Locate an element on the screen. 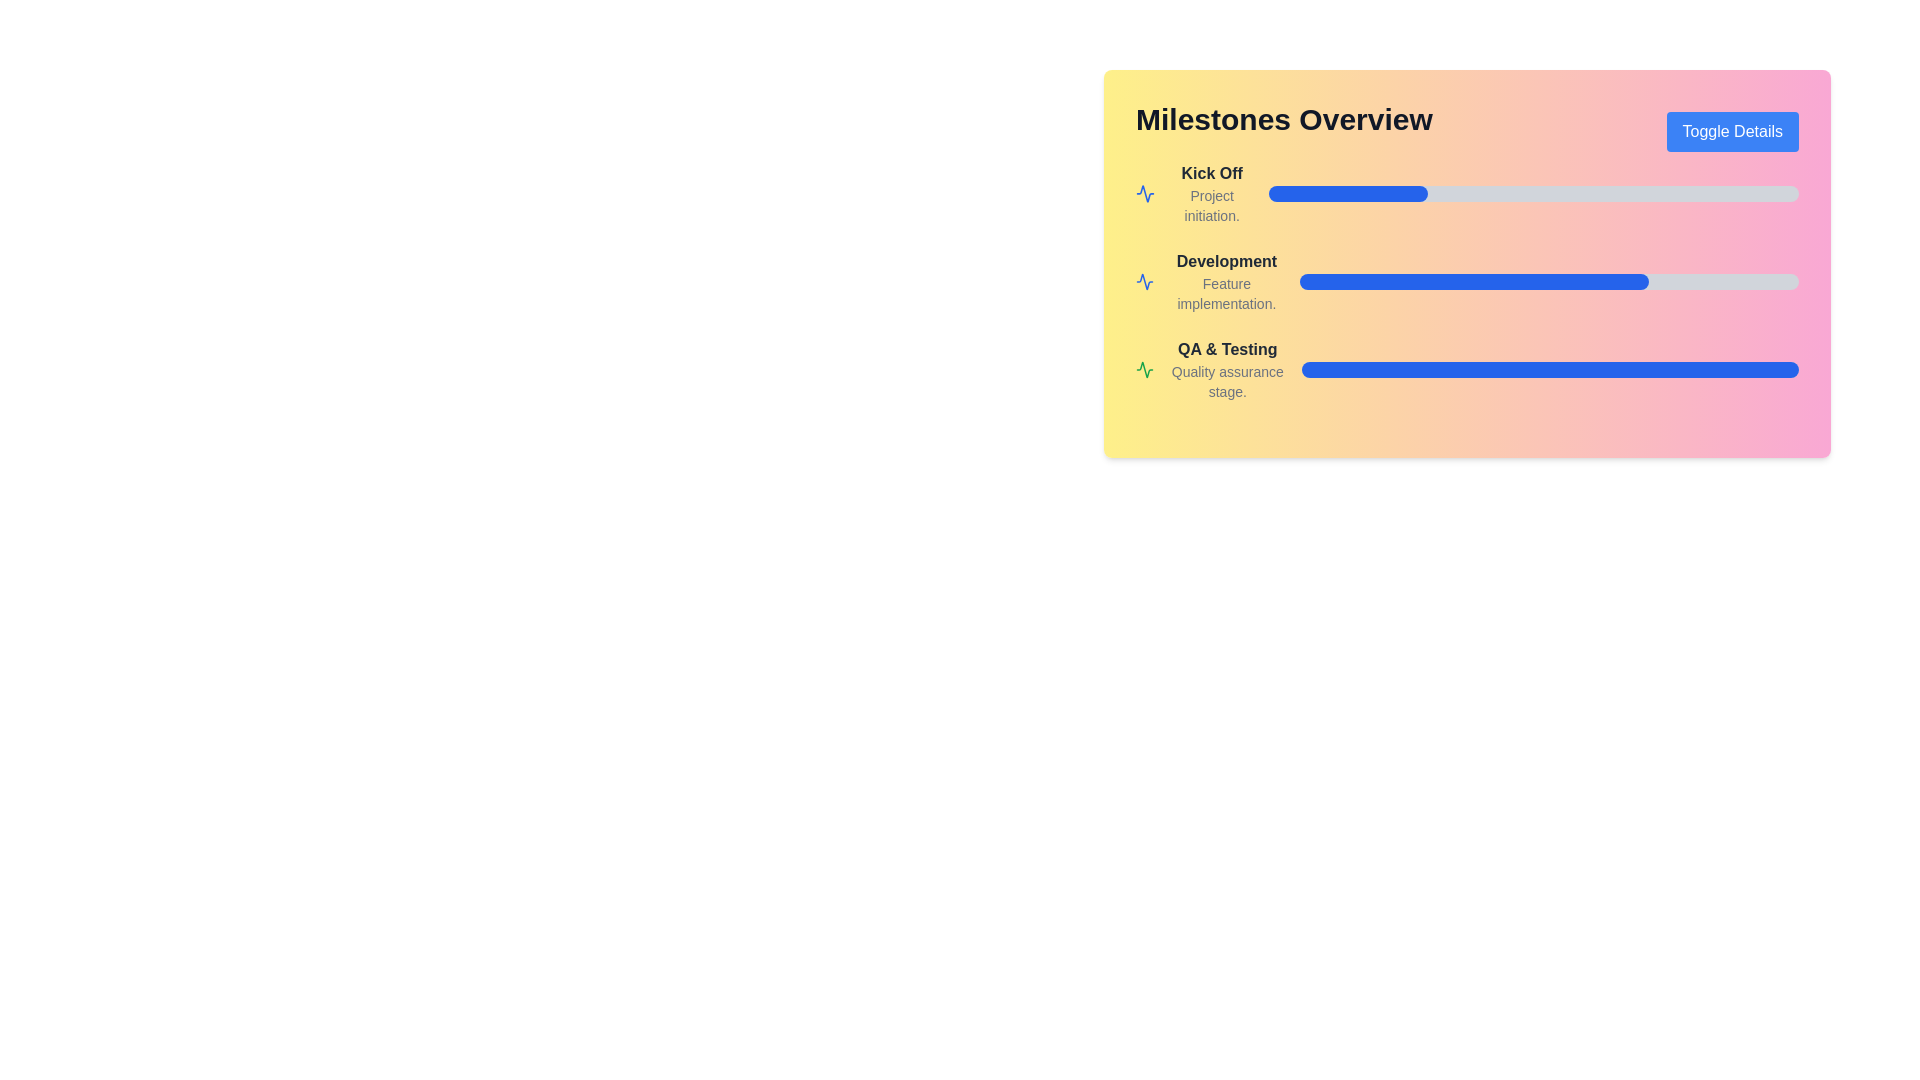 This screenshot has height=1080, width=1920. the second text label in the 'Milestones Overview' section, which serves as a label for a milestone positioned below 'Kick Off' and above 'QA & Testing' is located at coordinates (1225, 261).